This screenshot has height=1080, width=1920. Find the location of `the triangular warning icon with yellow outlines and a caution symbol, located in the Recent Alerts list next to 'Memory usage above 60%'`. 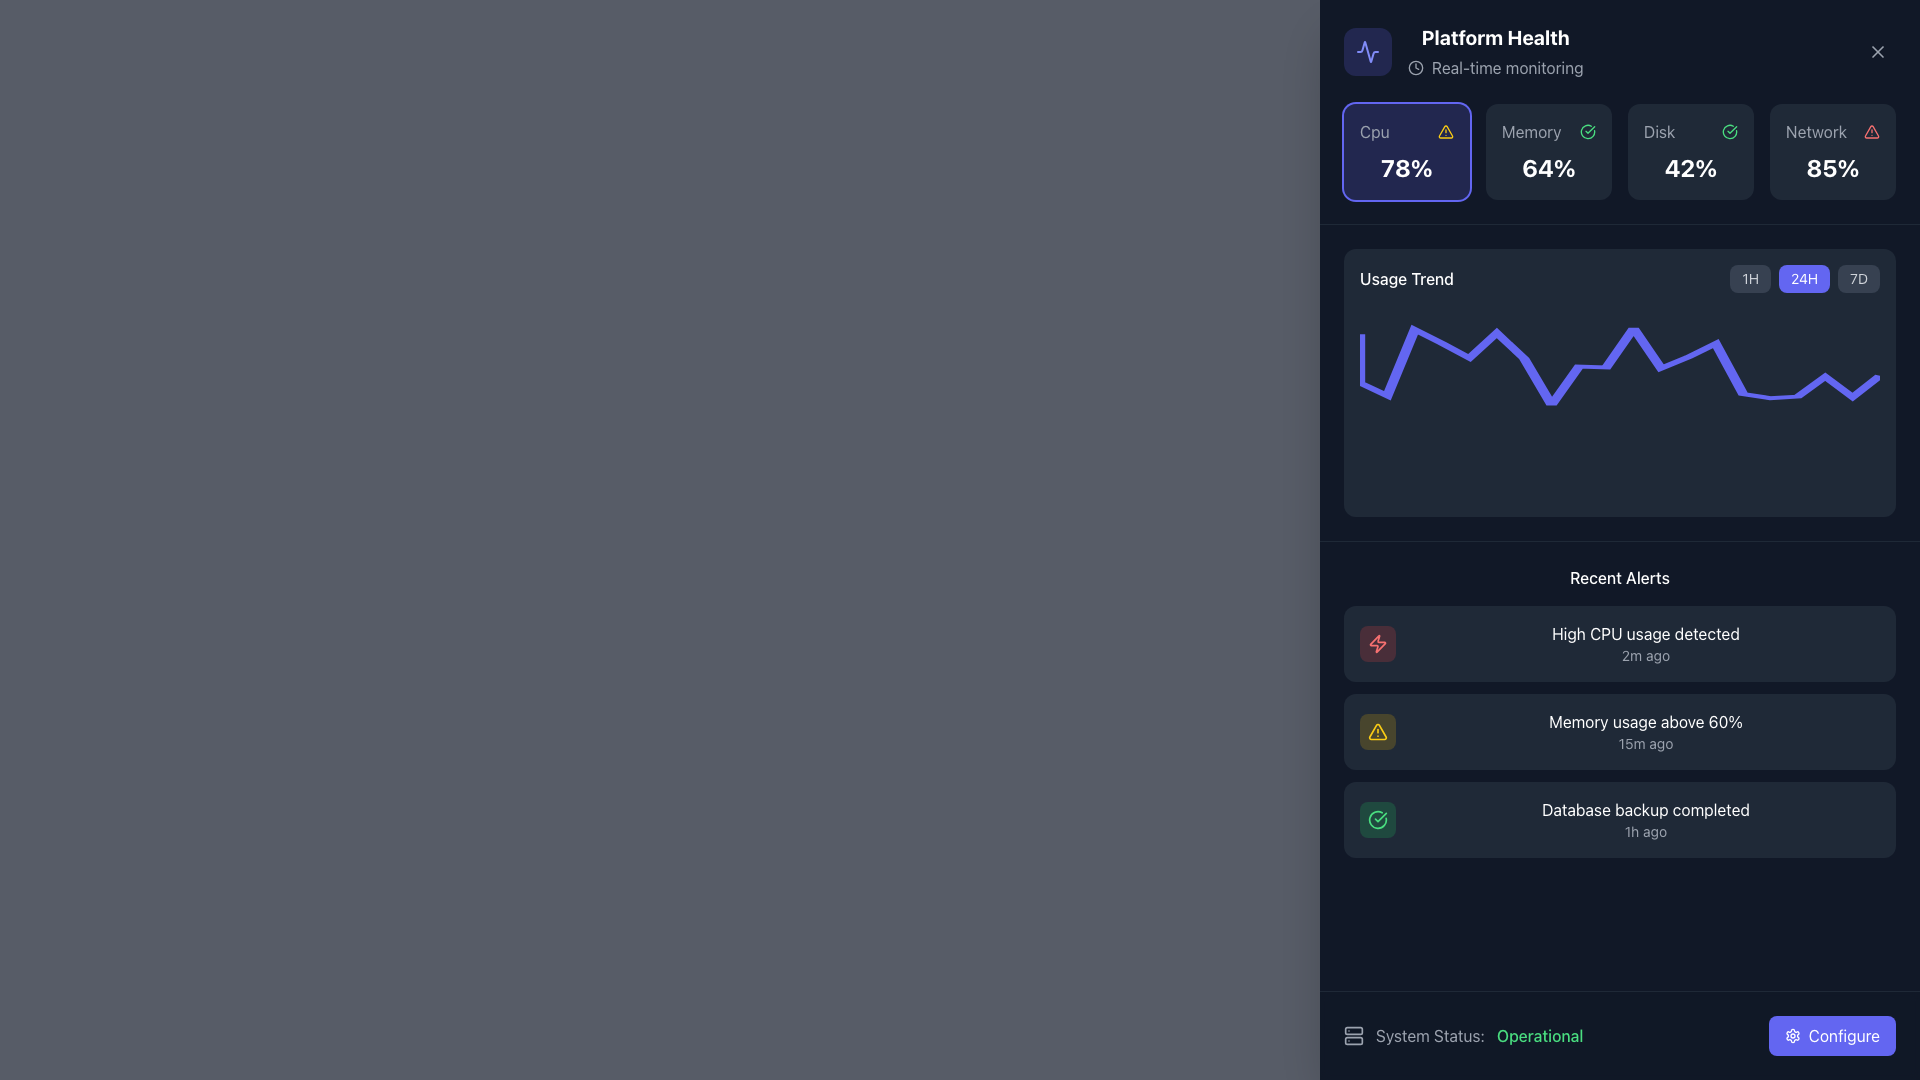

the triangular warning icon with yellow outlines and a caution symbol, located in the Recent Alerts list next to 'Memory usage above 60%' is located at coordinates (1376, 732).